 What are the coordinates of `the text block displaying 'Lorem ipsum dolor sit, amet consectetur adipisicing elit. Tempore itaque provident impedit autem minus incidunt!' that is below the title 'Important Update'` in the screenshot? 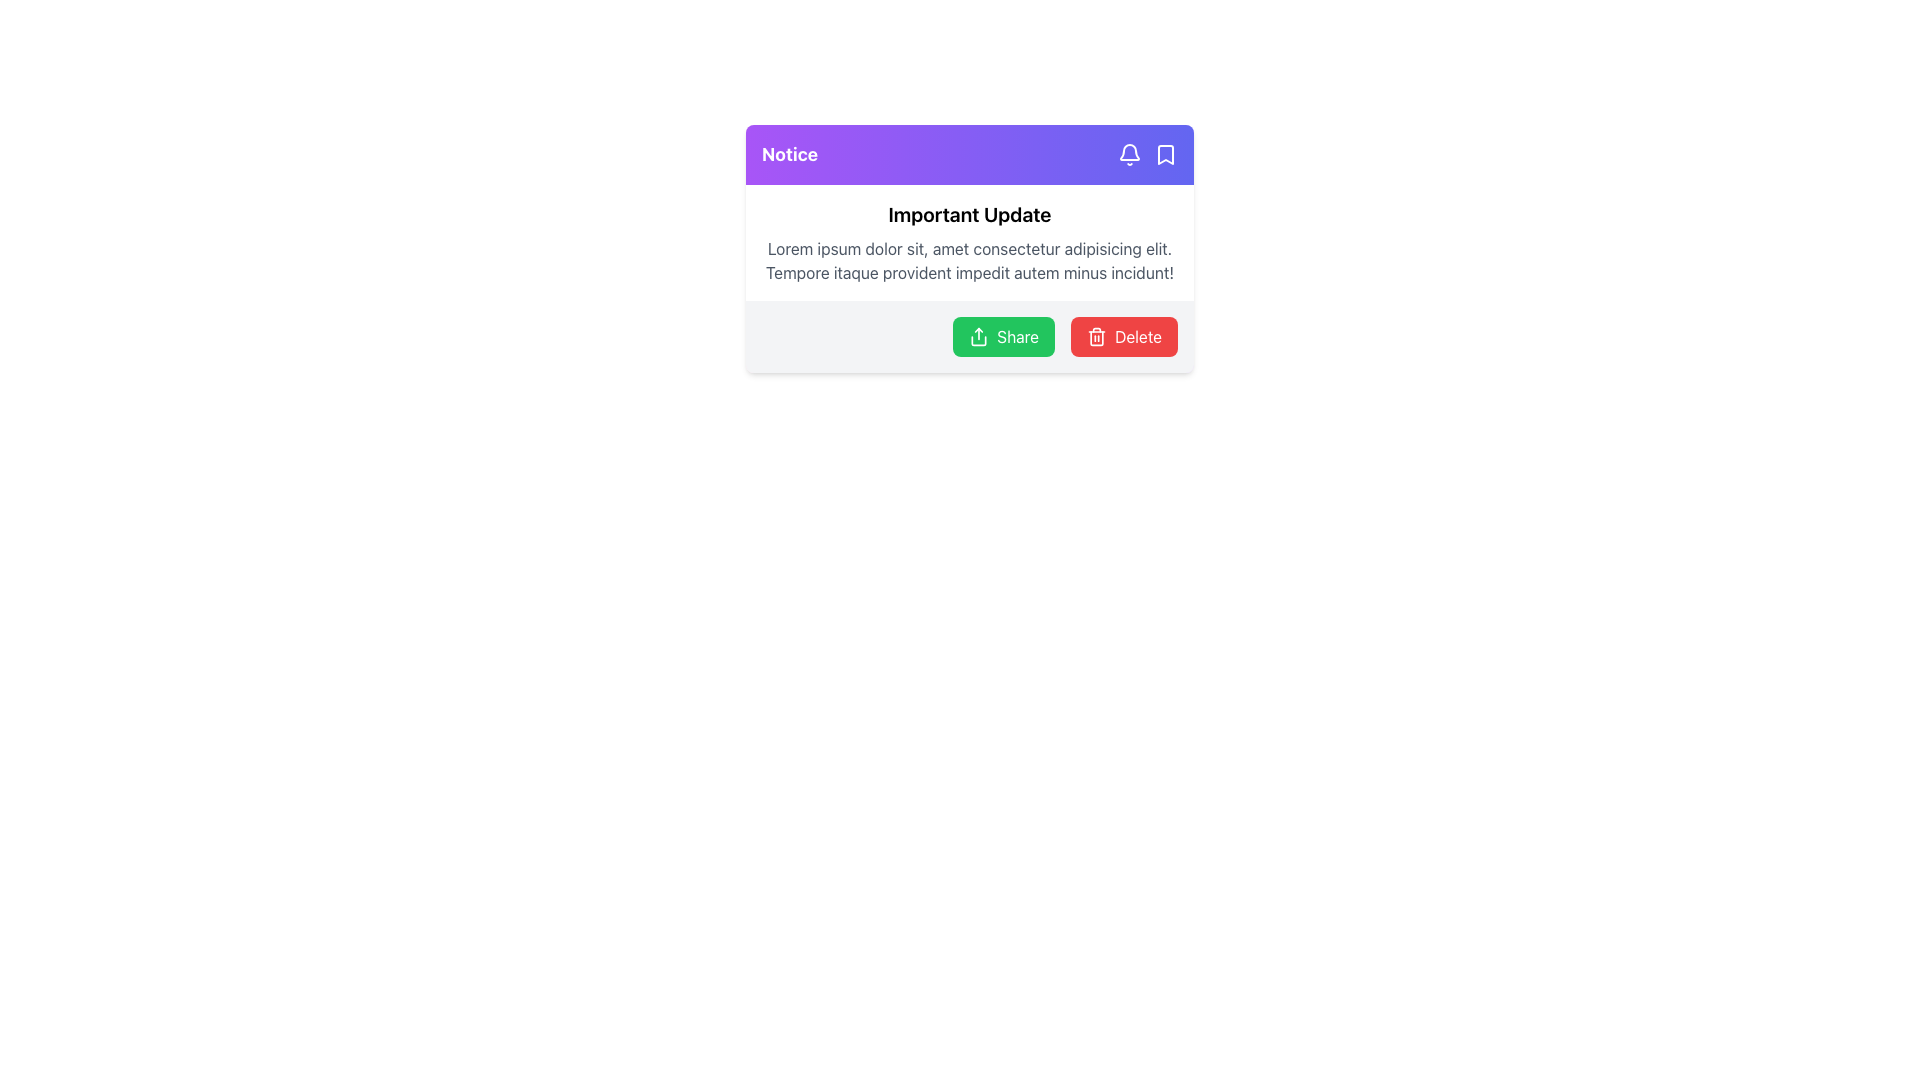 It's located at (969, 260).